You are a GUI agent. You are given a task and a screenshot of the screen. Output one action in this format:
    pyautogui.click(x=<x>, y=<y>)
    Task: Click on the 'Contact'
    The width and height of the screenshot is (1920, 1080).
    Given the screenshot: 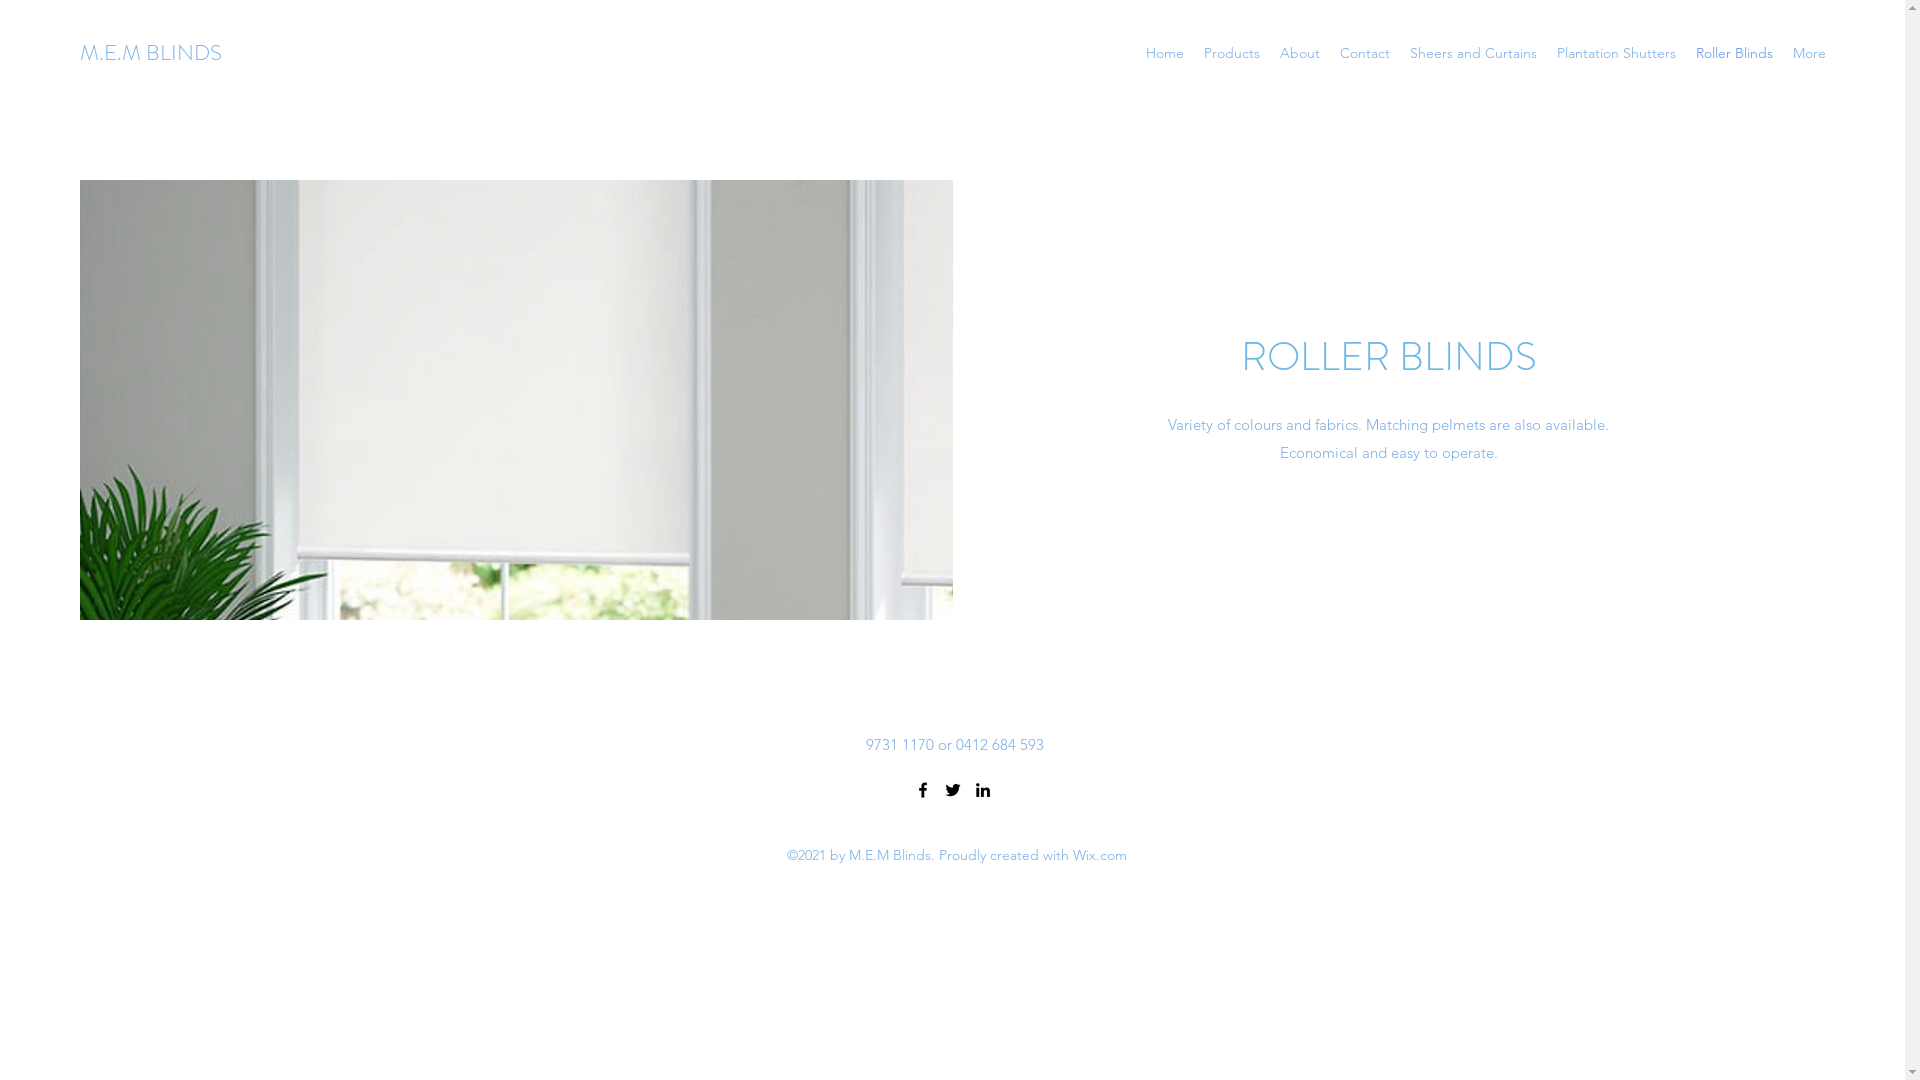 What is the action you would take?
    pyautogui.click(x=1329, y=52)
    